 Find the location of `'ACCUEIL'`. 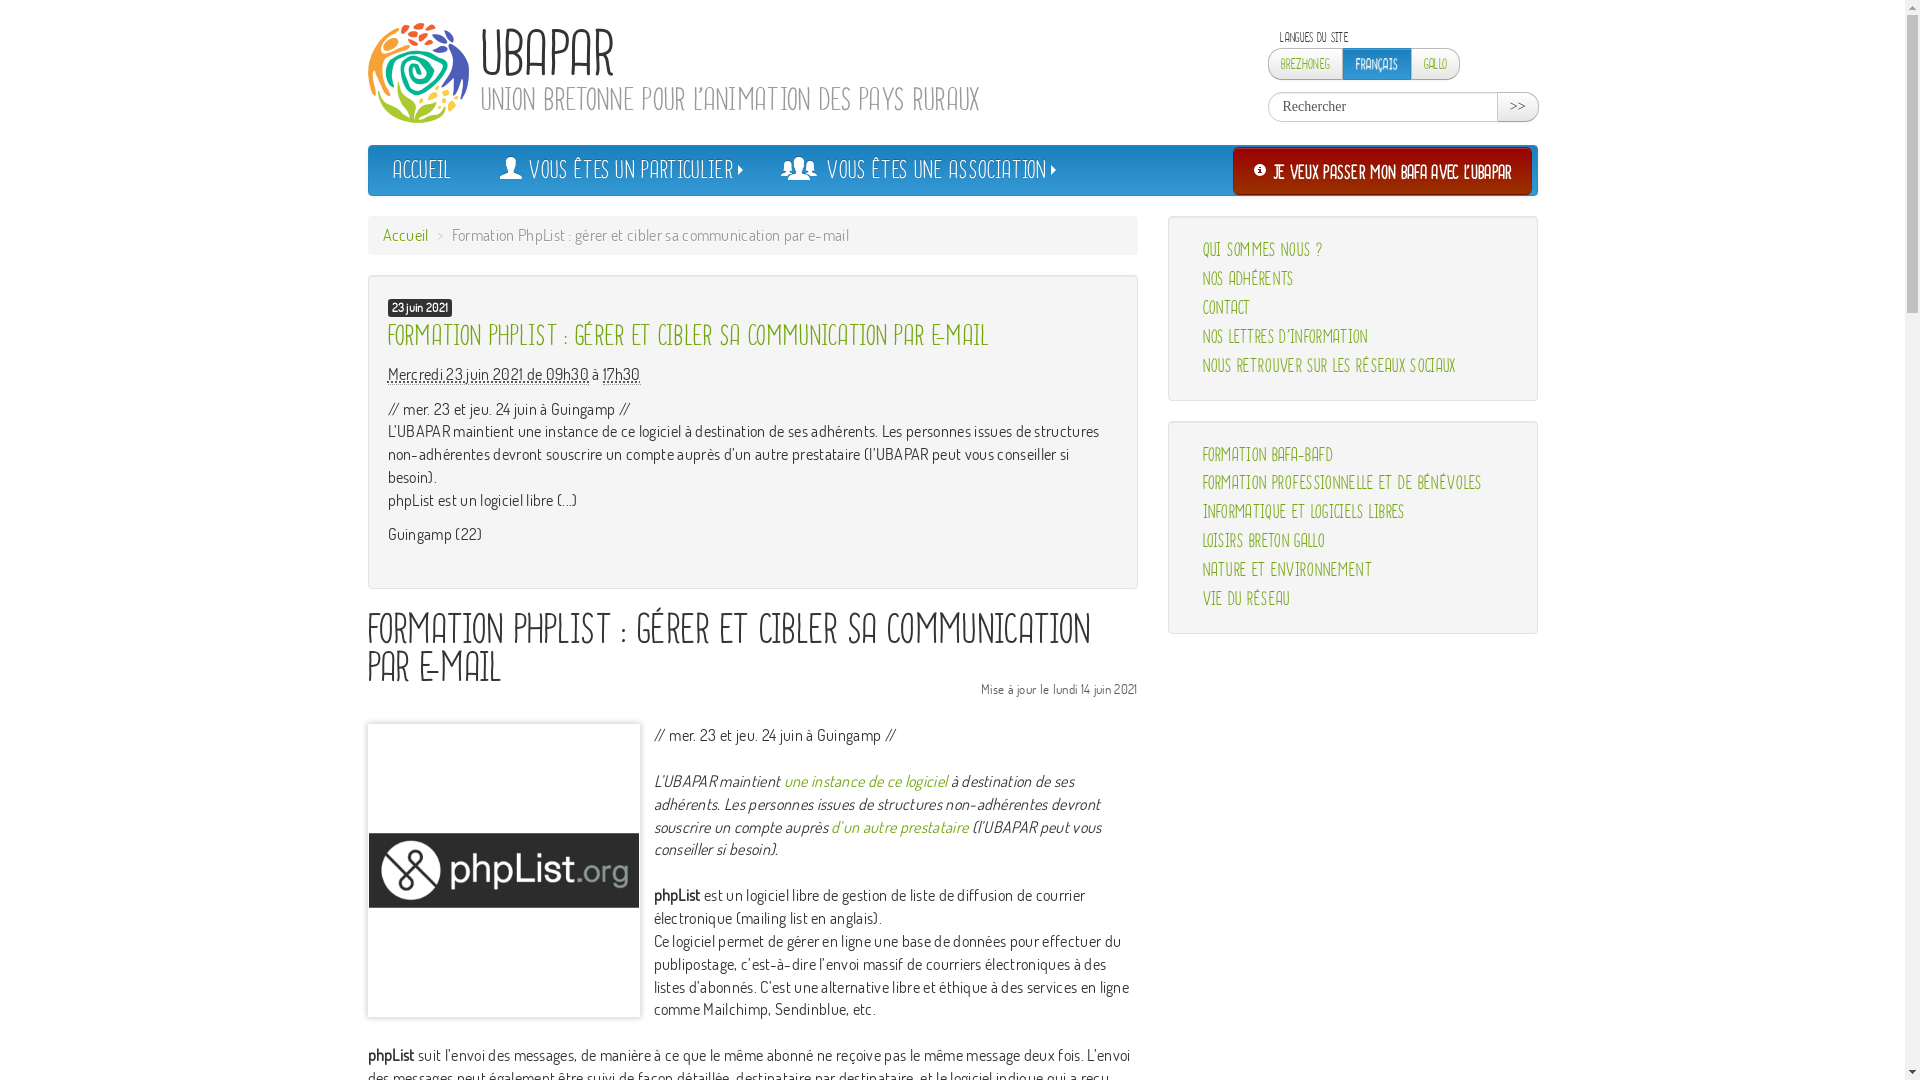

'ACCUEIL' is located at coordinates (420, 168).